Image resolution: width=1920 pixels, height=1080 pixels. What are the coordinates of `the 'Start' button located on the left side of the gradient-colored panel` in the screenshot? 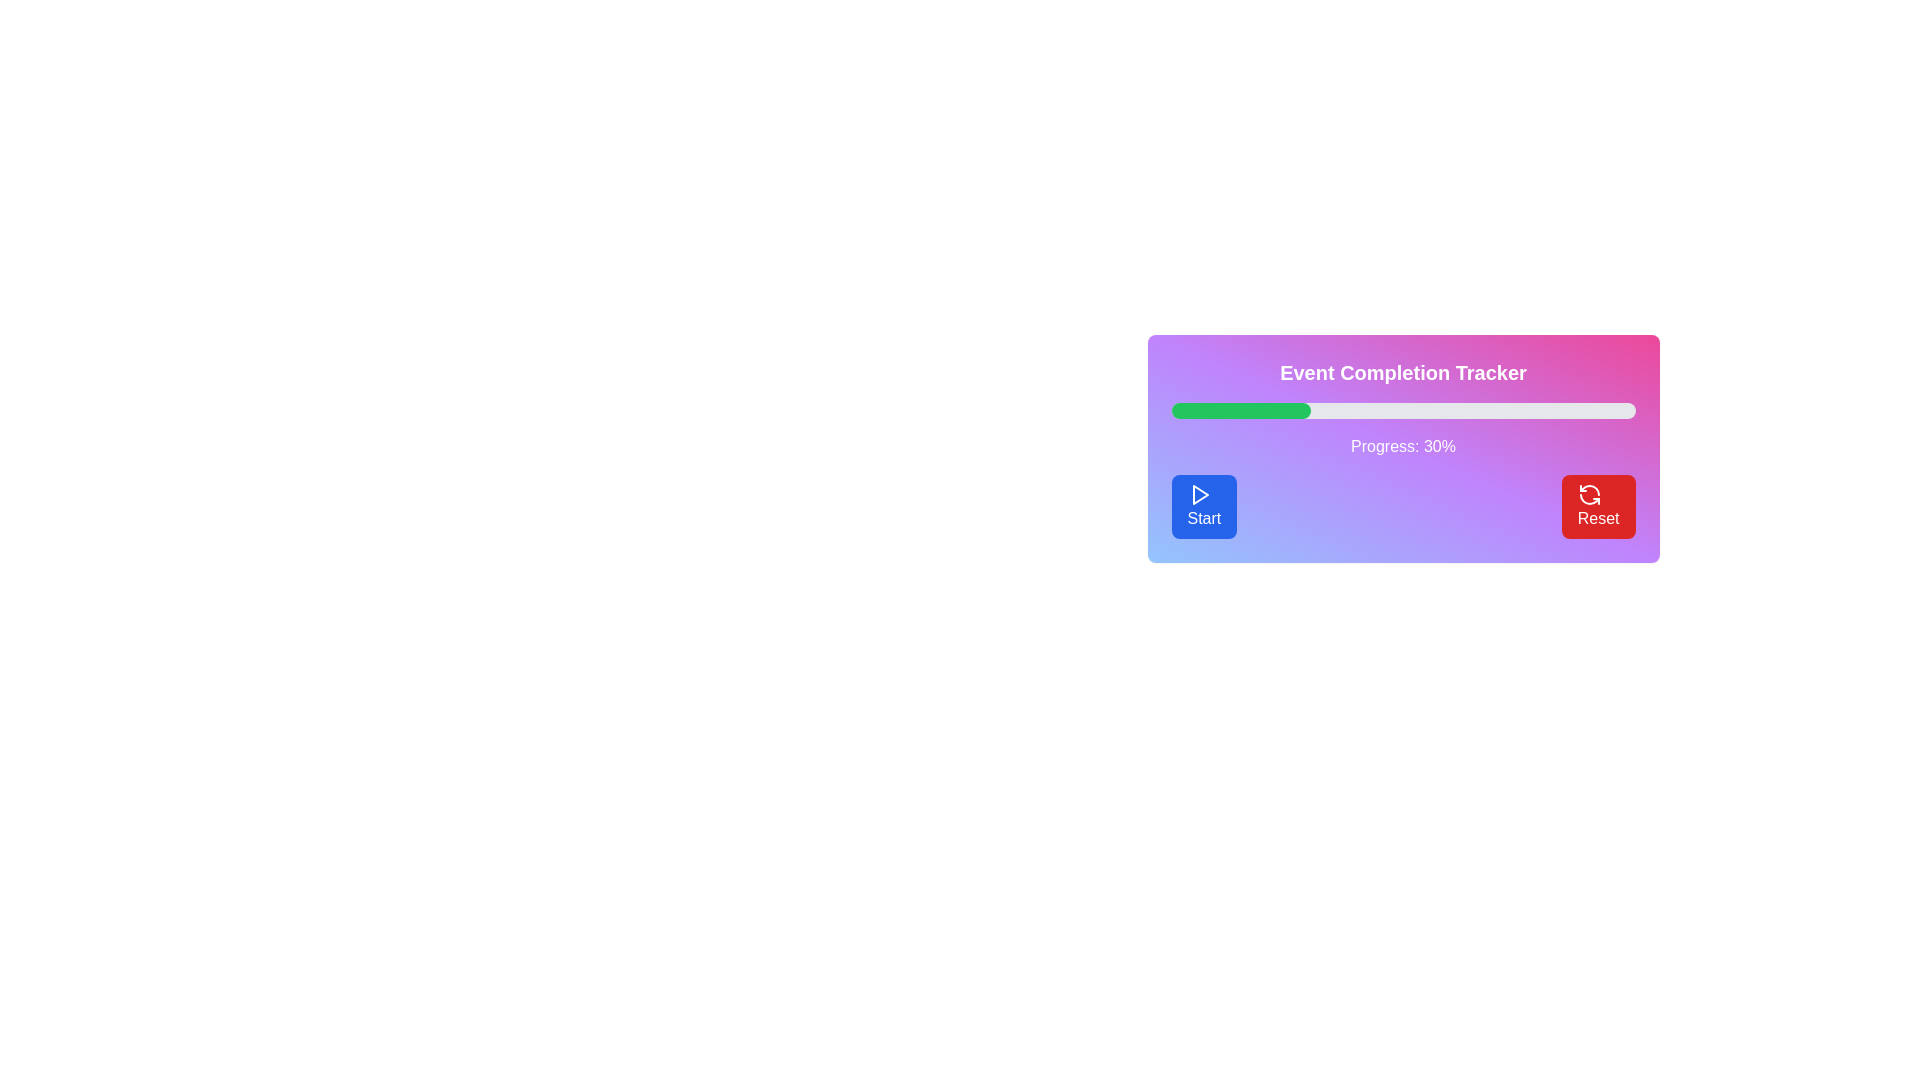 It's located at (1203, 505).